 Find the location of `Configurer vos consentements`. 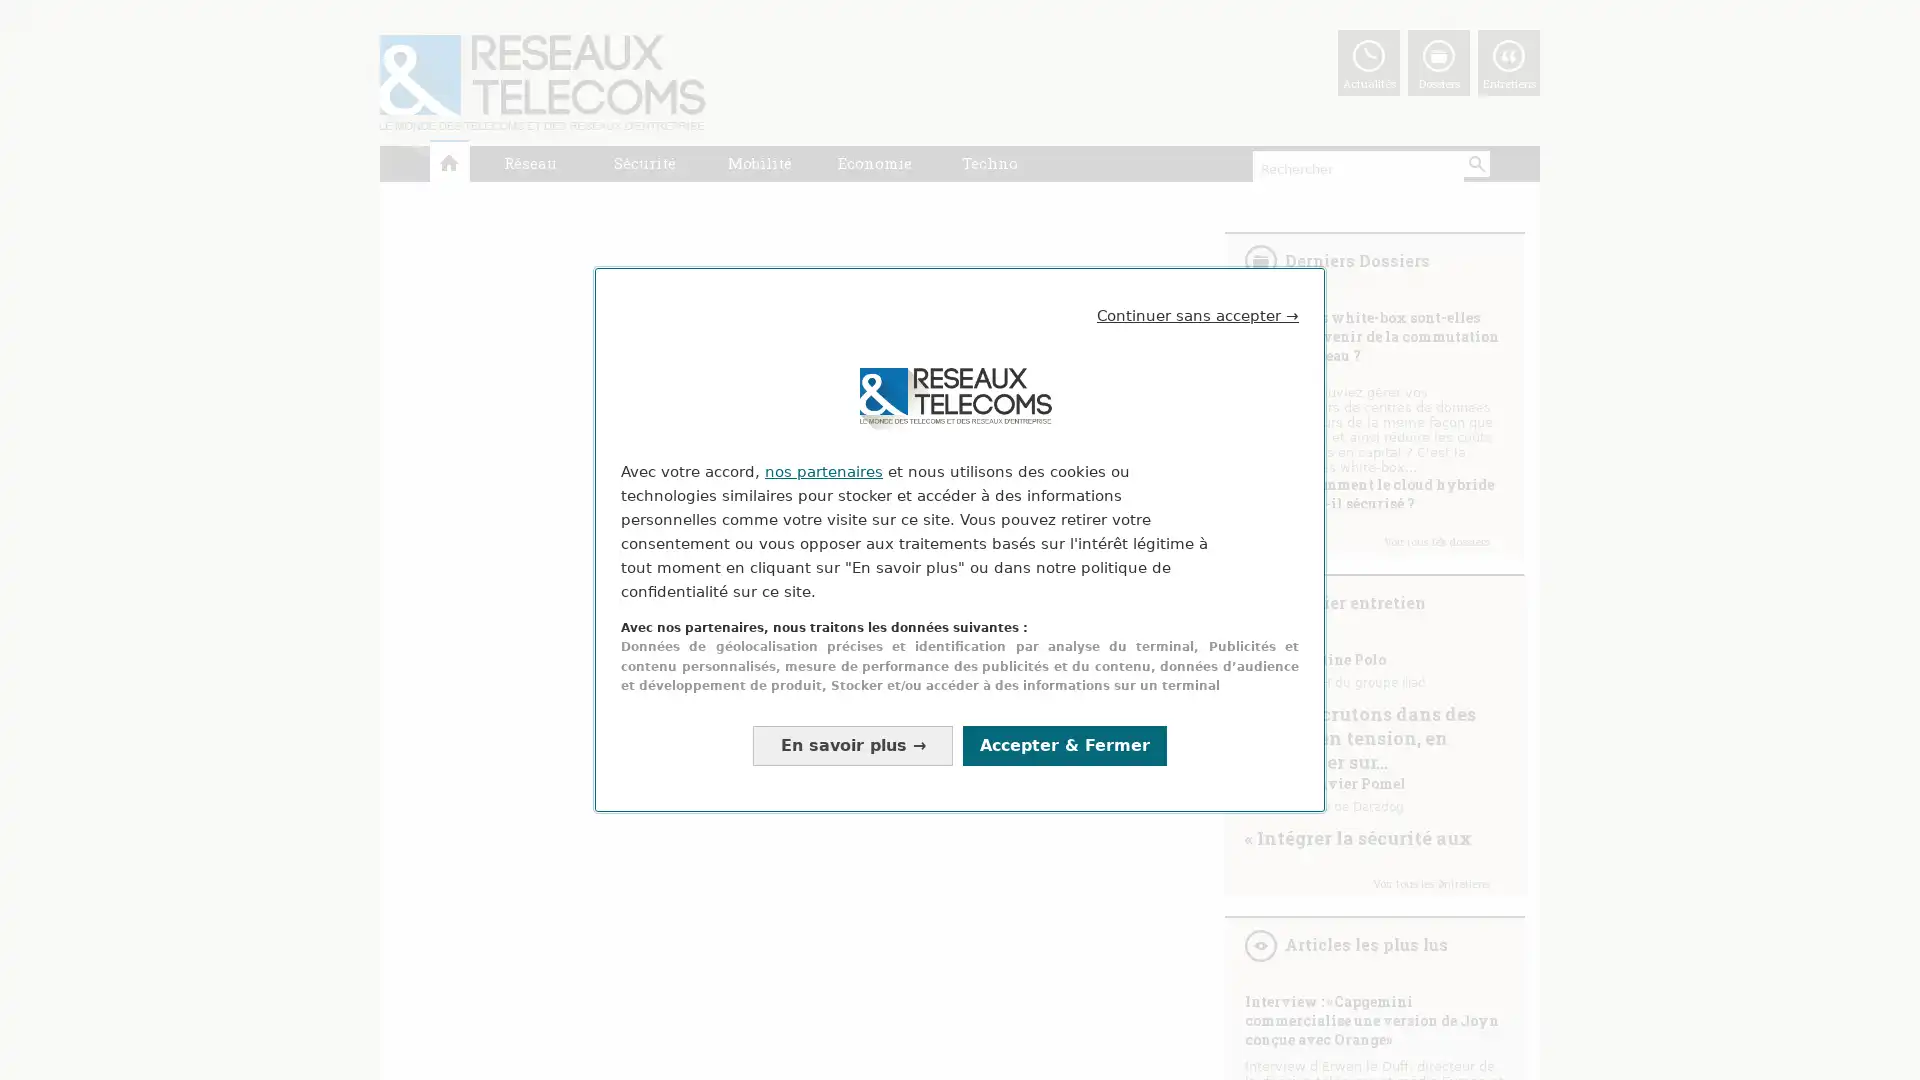

Configurer vos consentements is located at coordinates (853, 745).